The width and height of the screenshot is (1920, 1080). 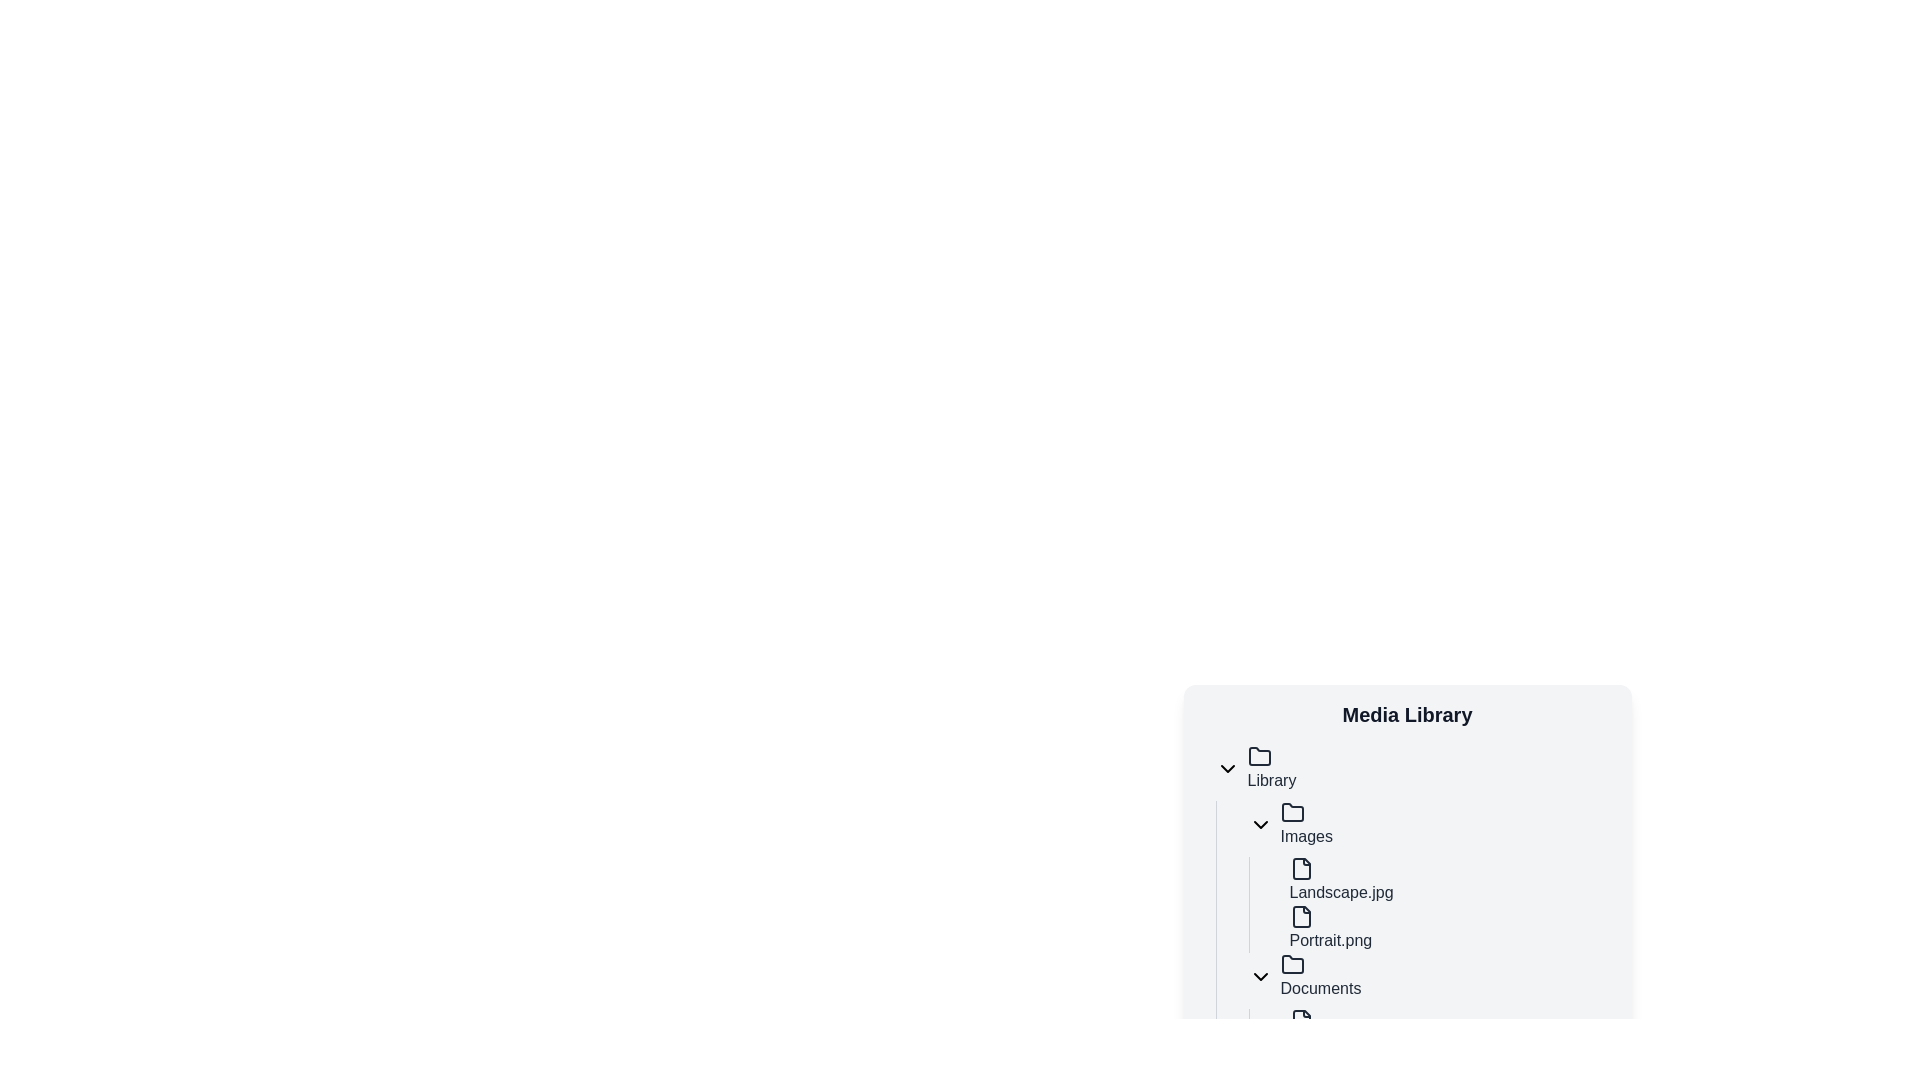 What do you see at coordinates (1259, 825) in the screenshot?
I see `the icon located to the left of the 'Images' label in the navigation tree` at bounding box center [1259, 825].